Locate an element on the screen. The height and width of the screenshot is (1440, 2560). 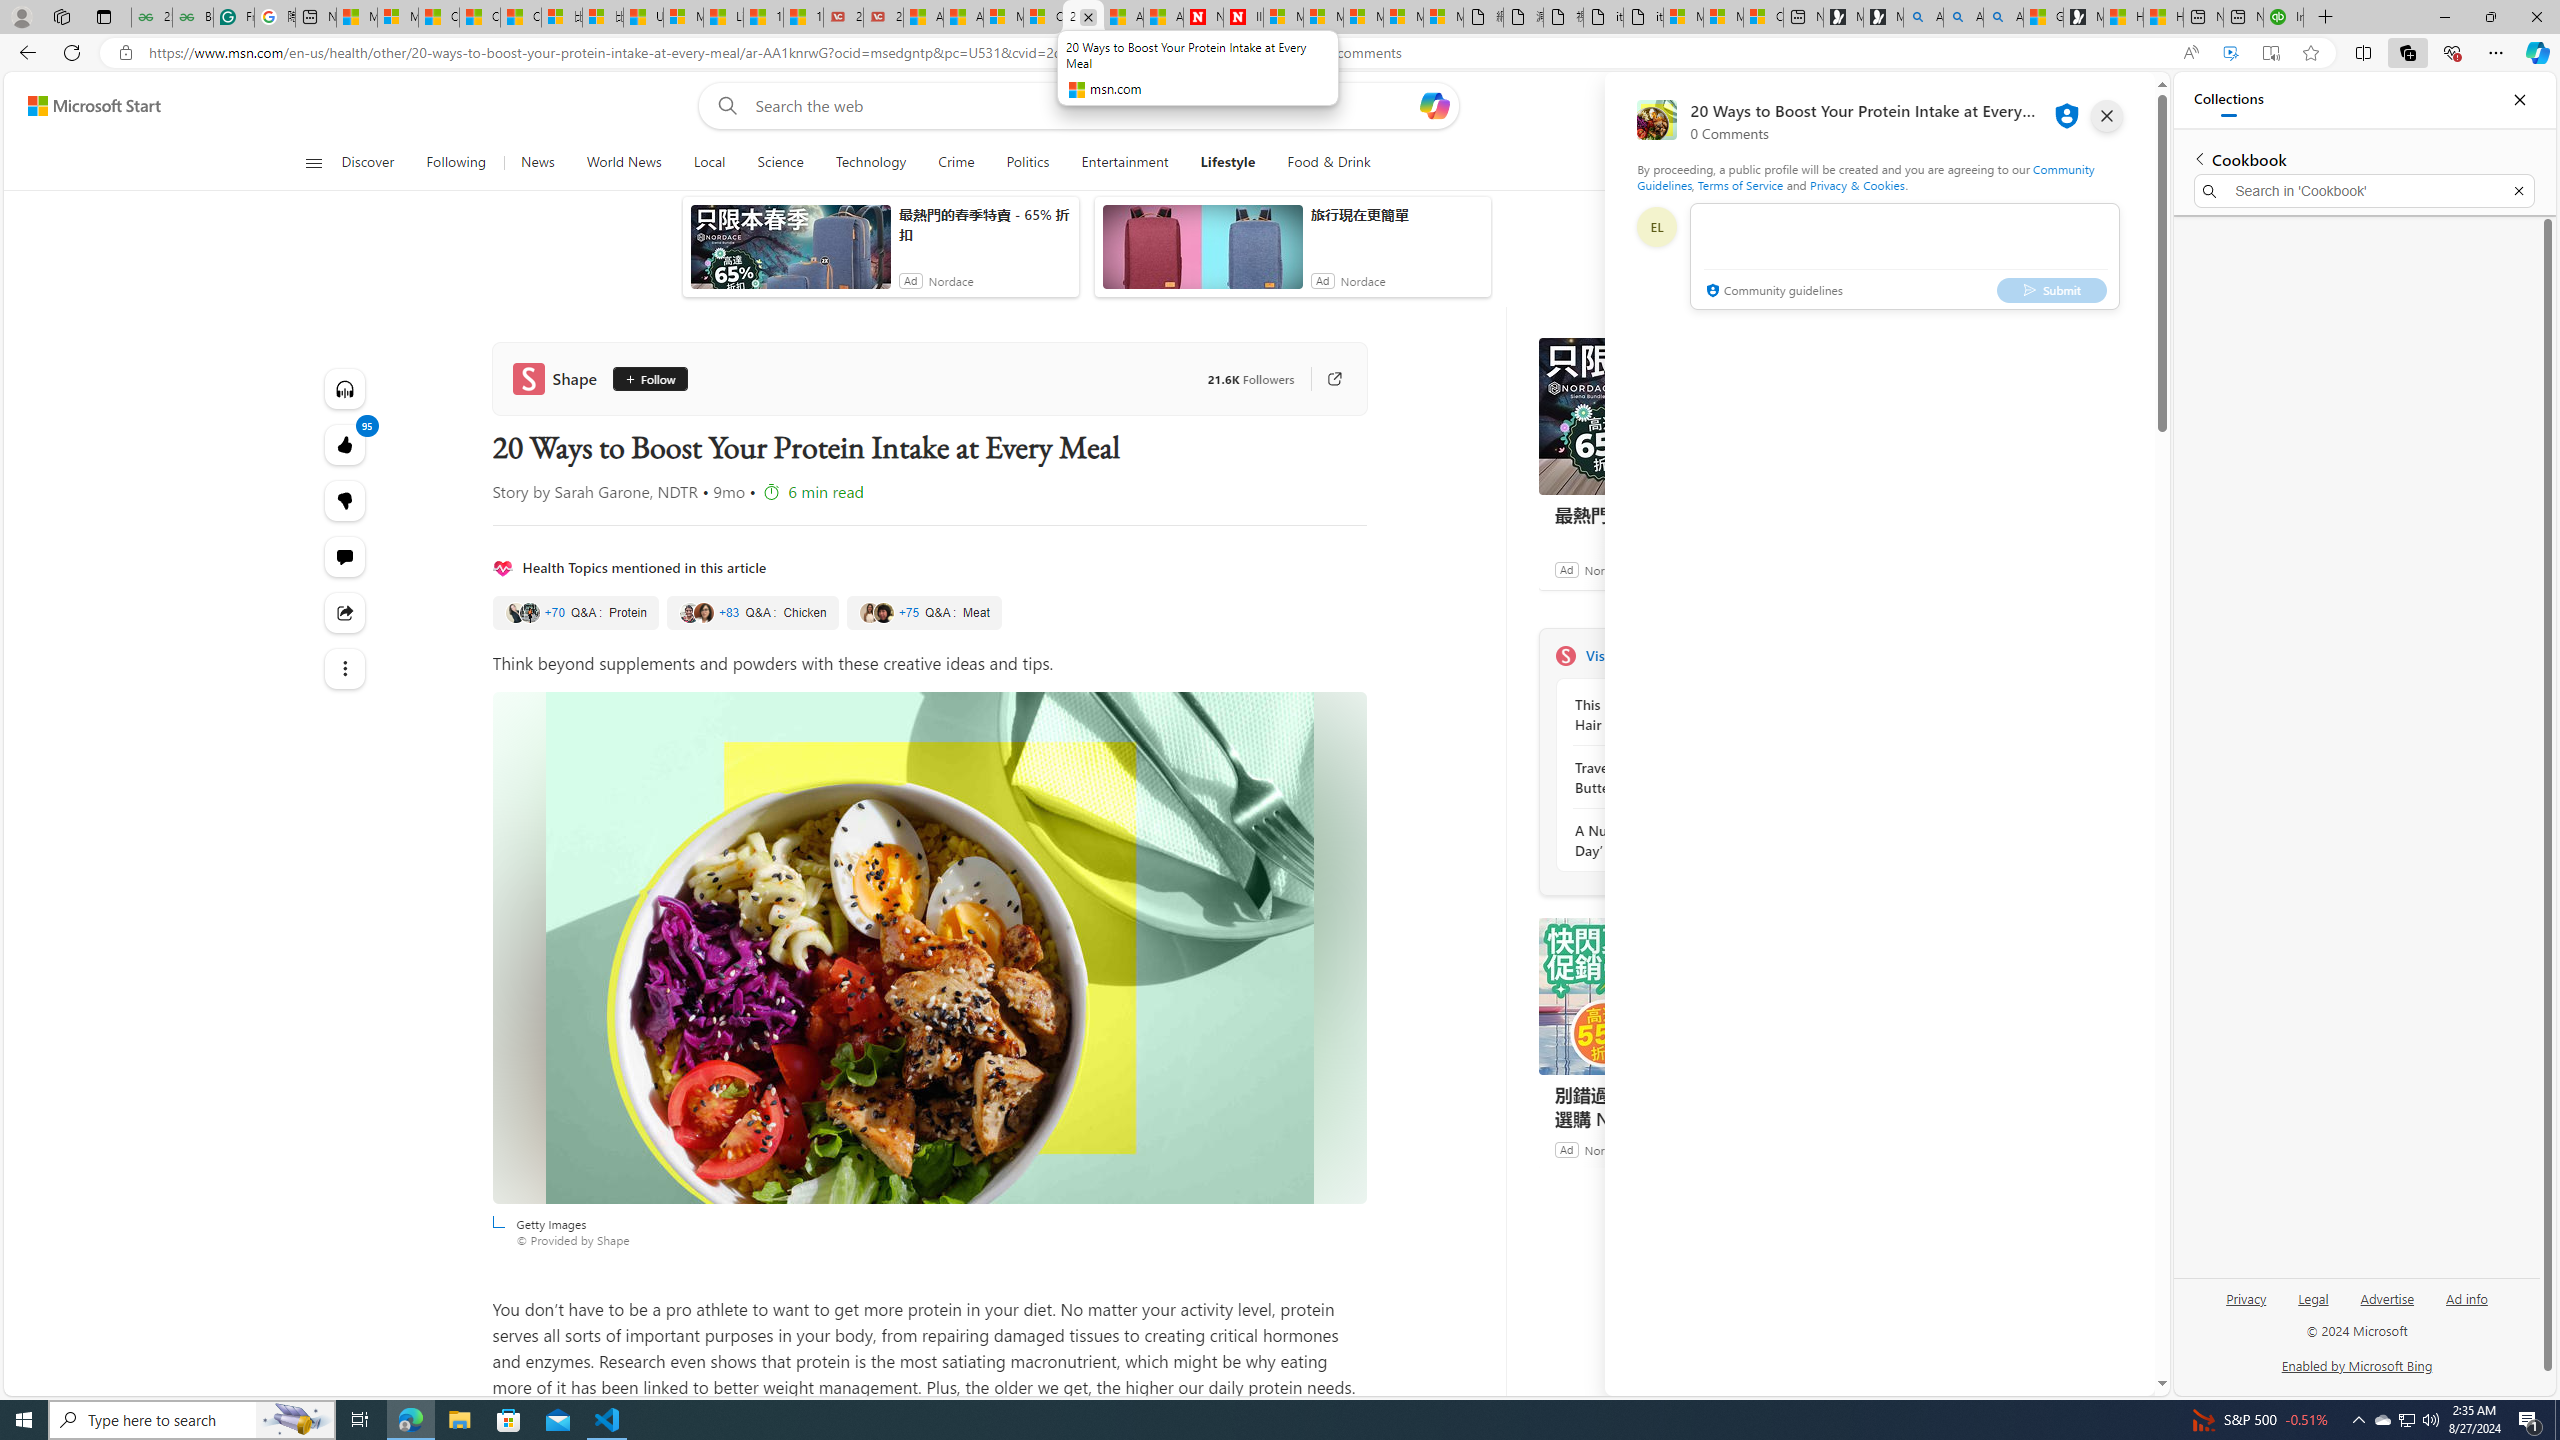
'Science' is located at coordinates (778, 162).